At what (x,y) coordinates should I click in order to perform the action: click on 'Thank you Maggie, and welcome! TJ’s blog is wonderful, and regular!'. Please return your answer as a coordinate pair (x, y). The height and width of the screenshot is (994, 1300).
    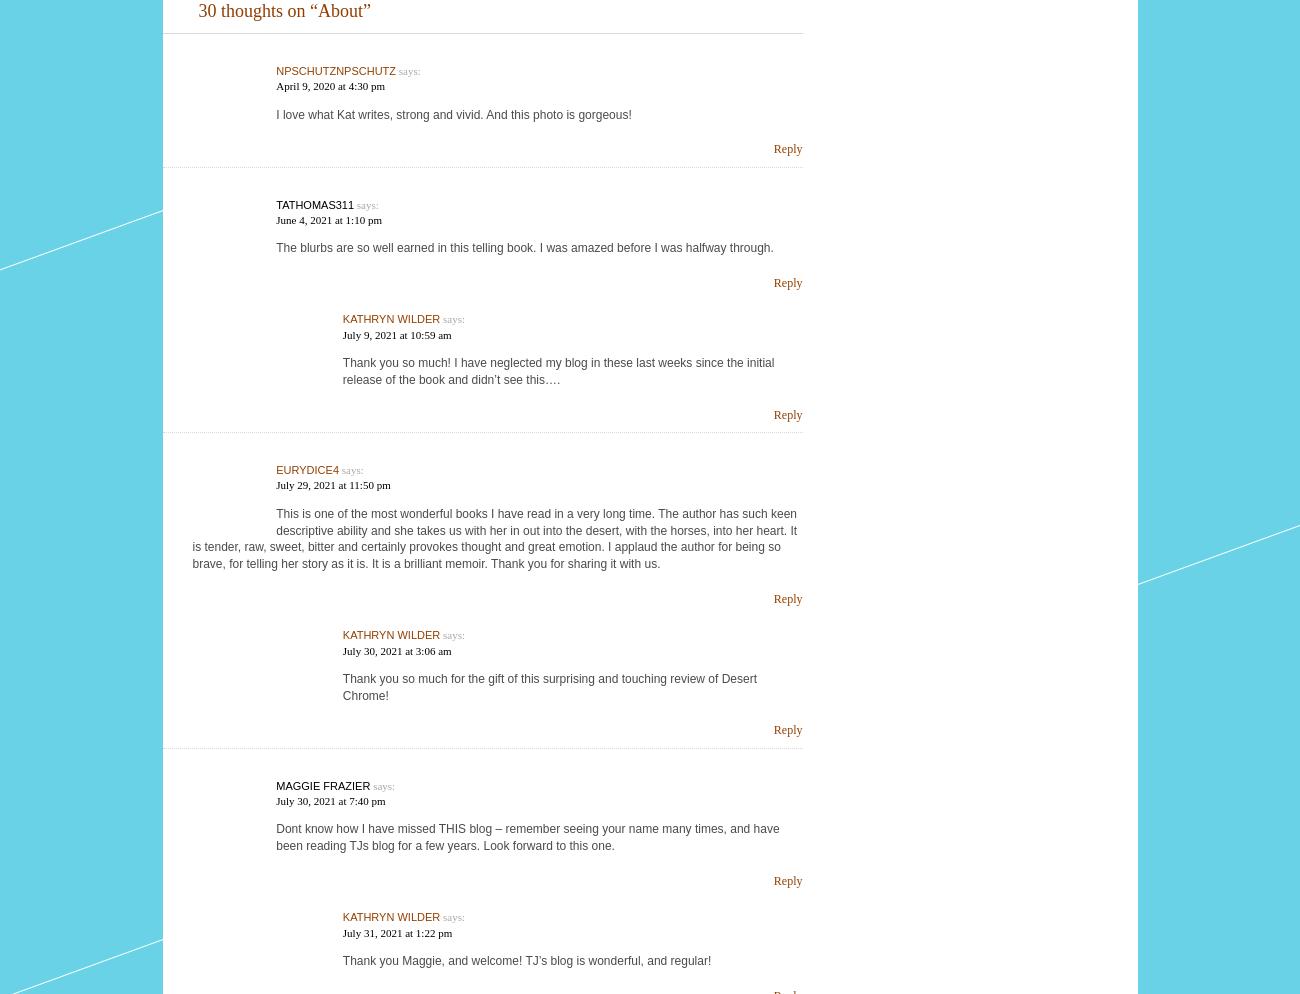
    Looking at the image, I should click on (526, 959).